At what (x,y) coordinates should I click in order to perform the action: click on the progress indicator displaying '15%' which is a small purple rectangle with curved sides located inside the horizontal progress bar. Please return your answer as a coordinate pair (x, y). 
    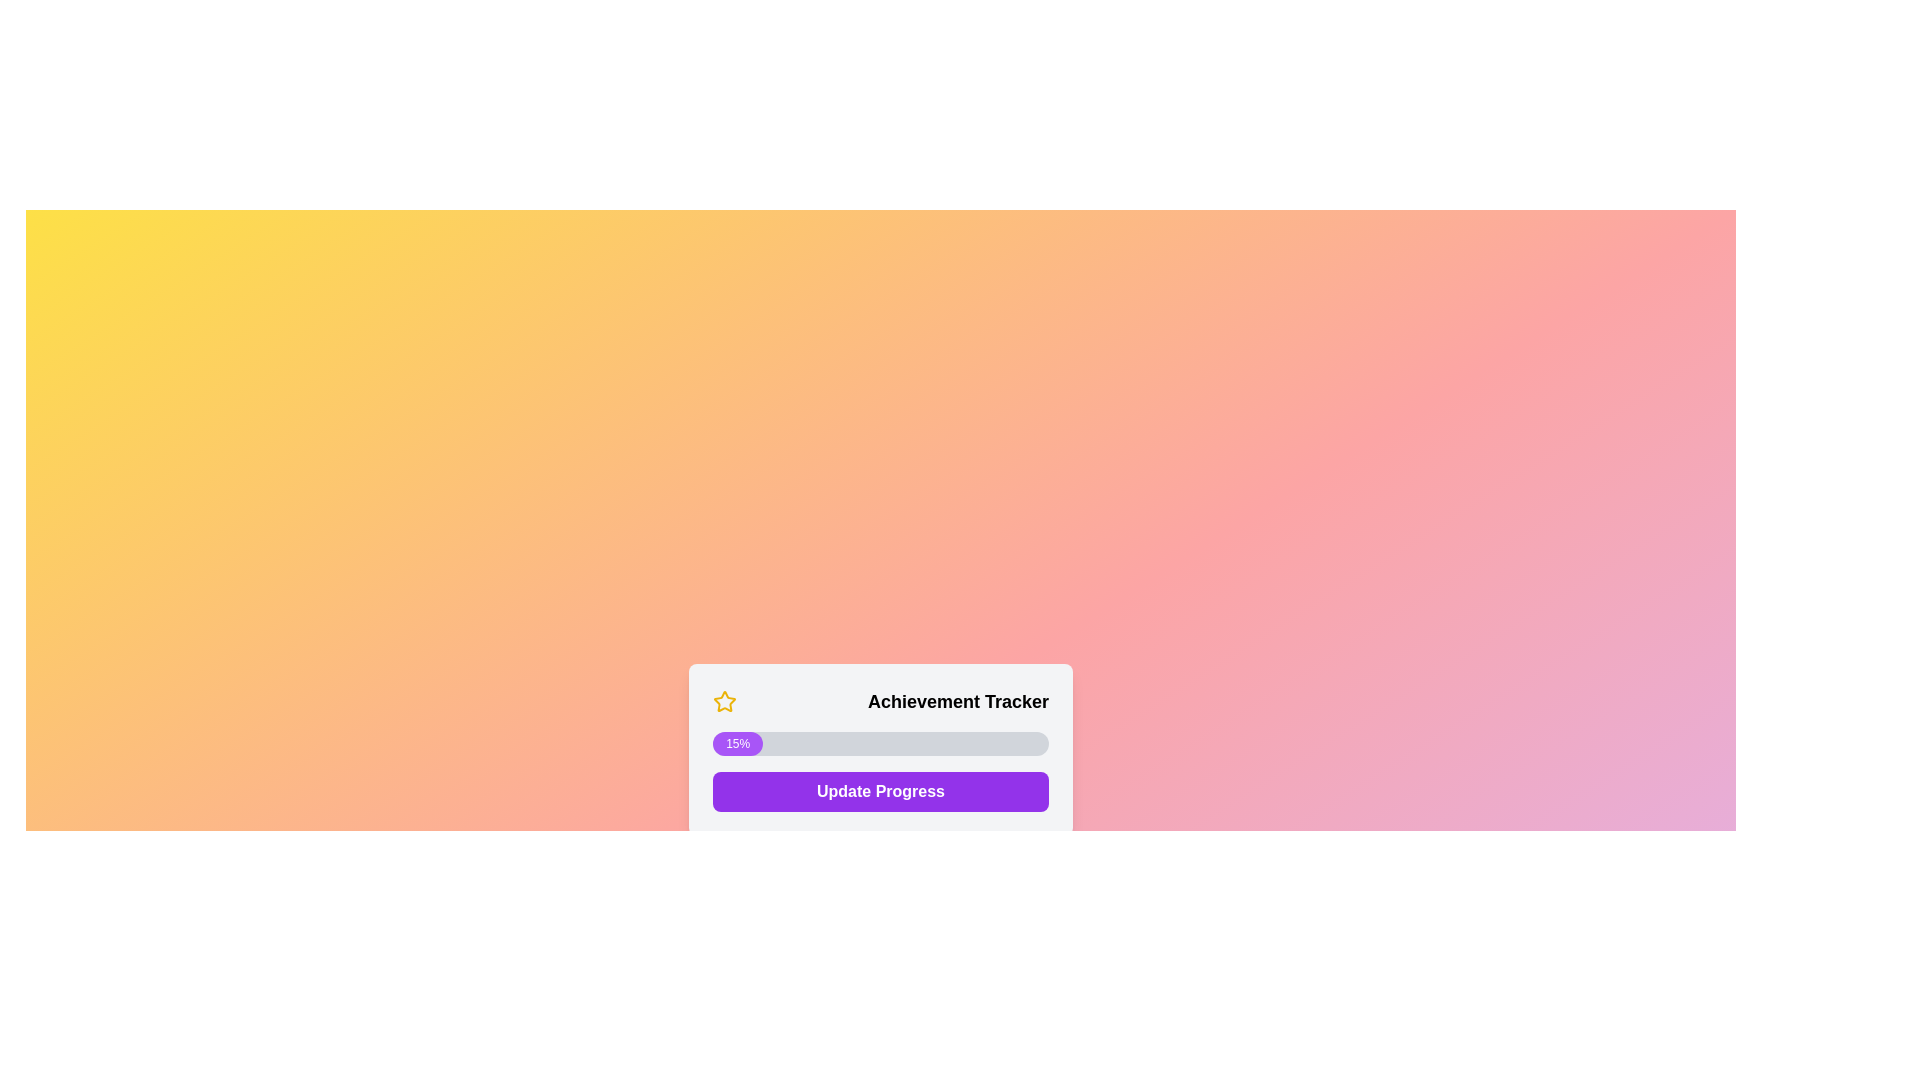
    Looking at the image, I should click on (737, 744).